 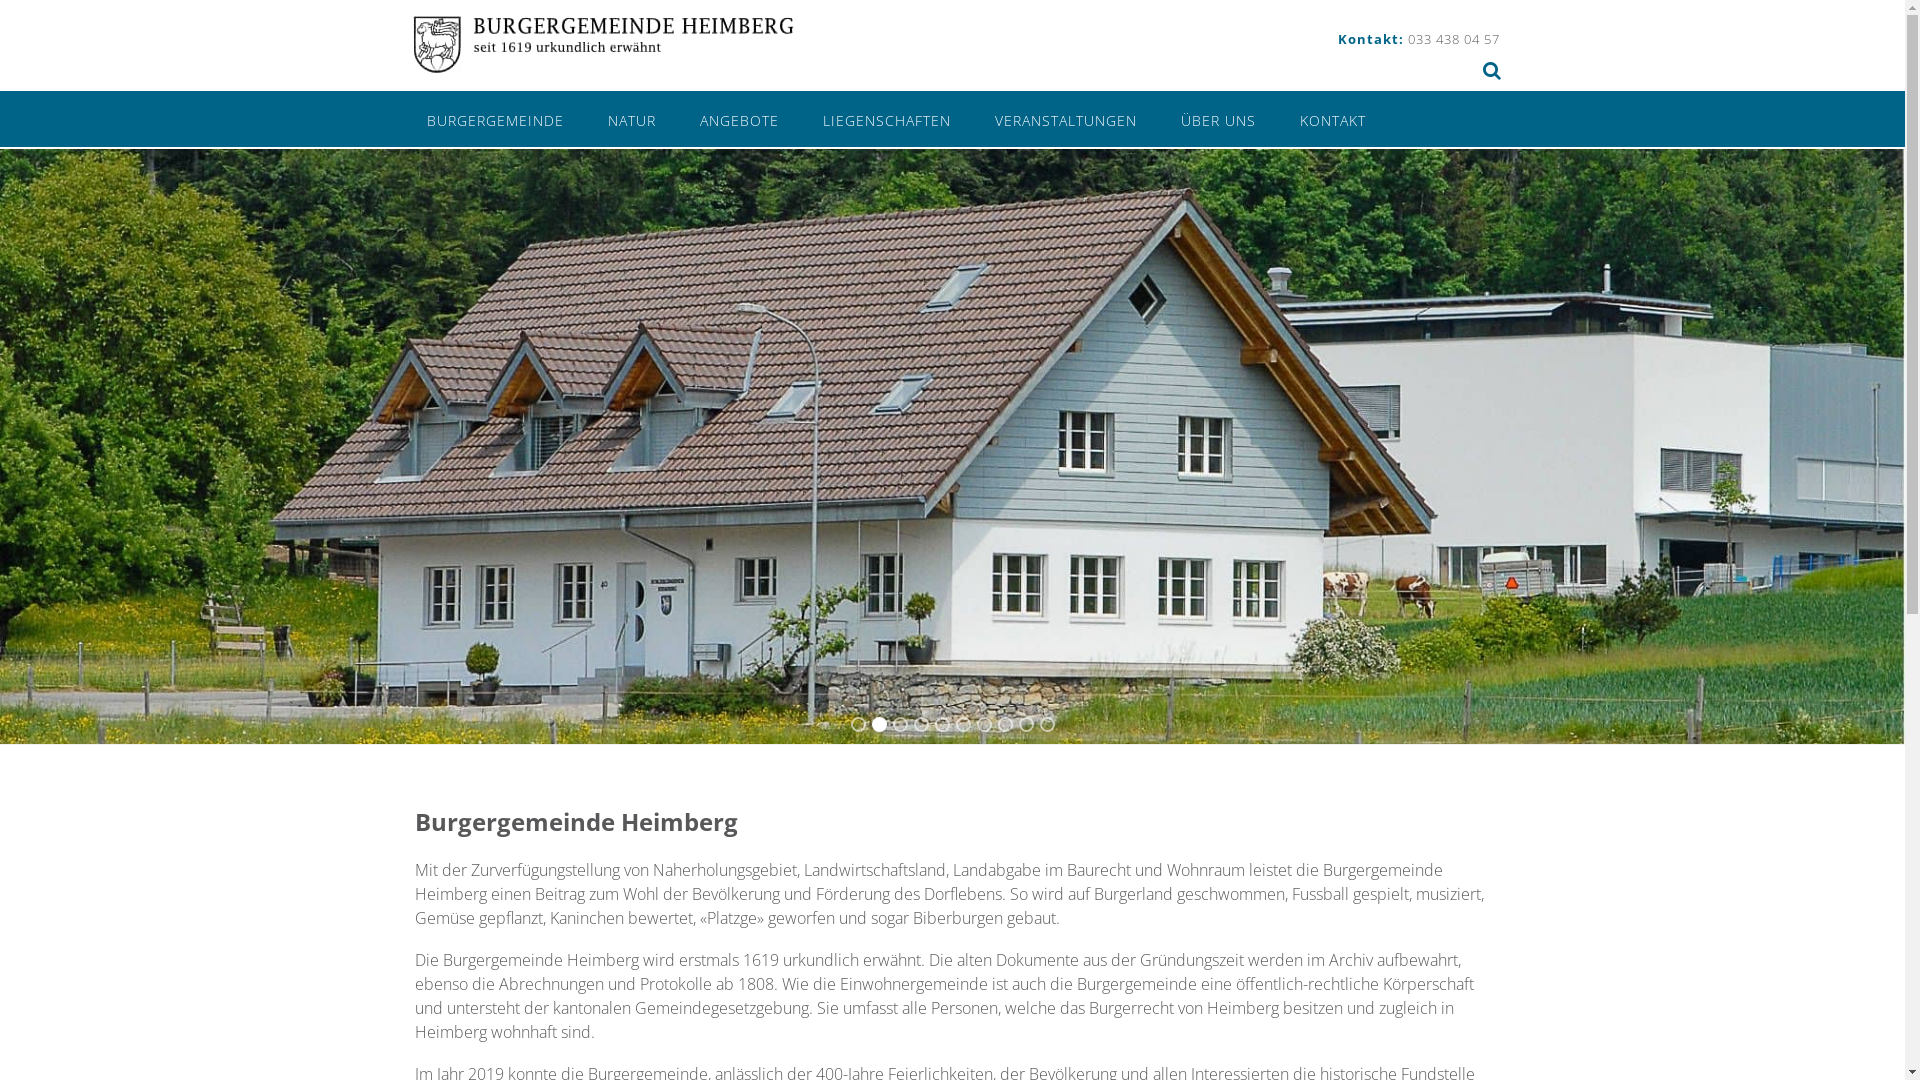 I want to click on '7', so click(x=984, y=724).